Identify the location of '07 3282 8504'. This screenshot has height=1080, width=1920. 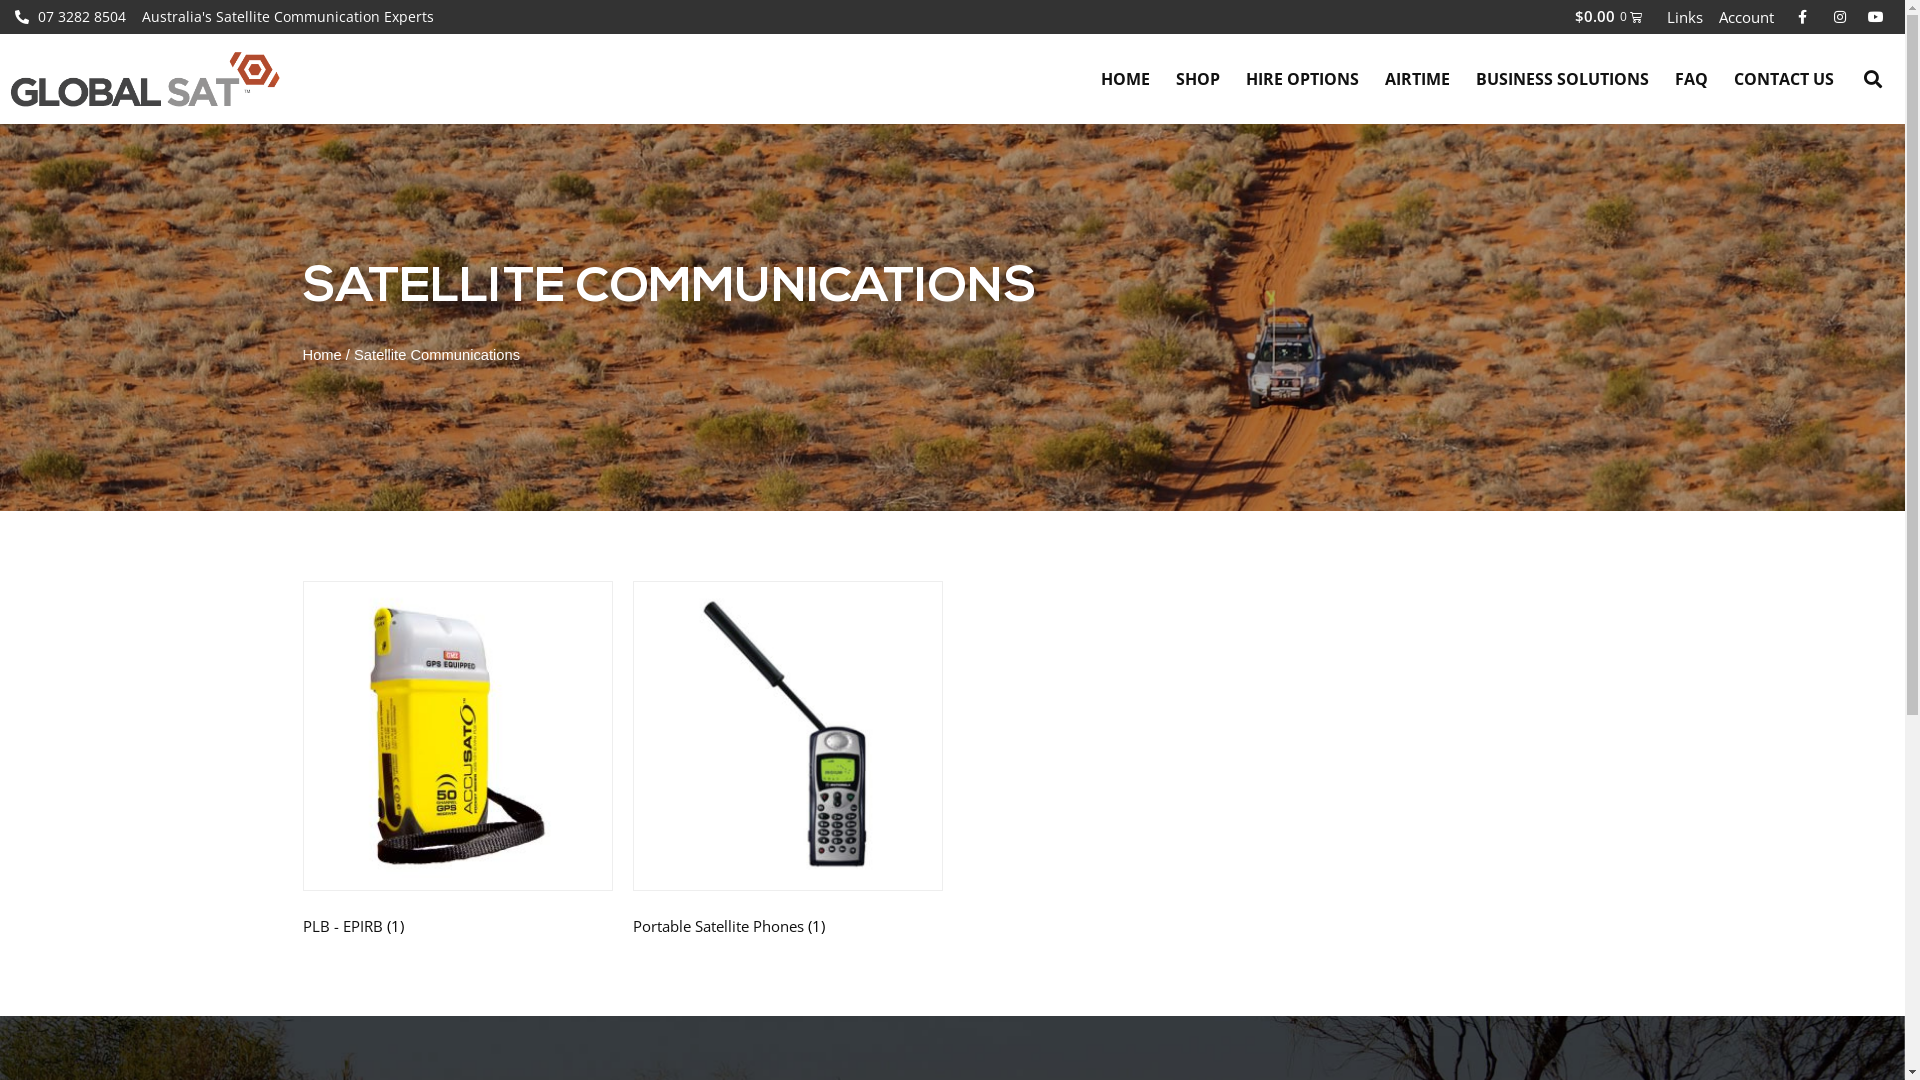
(14, 16).